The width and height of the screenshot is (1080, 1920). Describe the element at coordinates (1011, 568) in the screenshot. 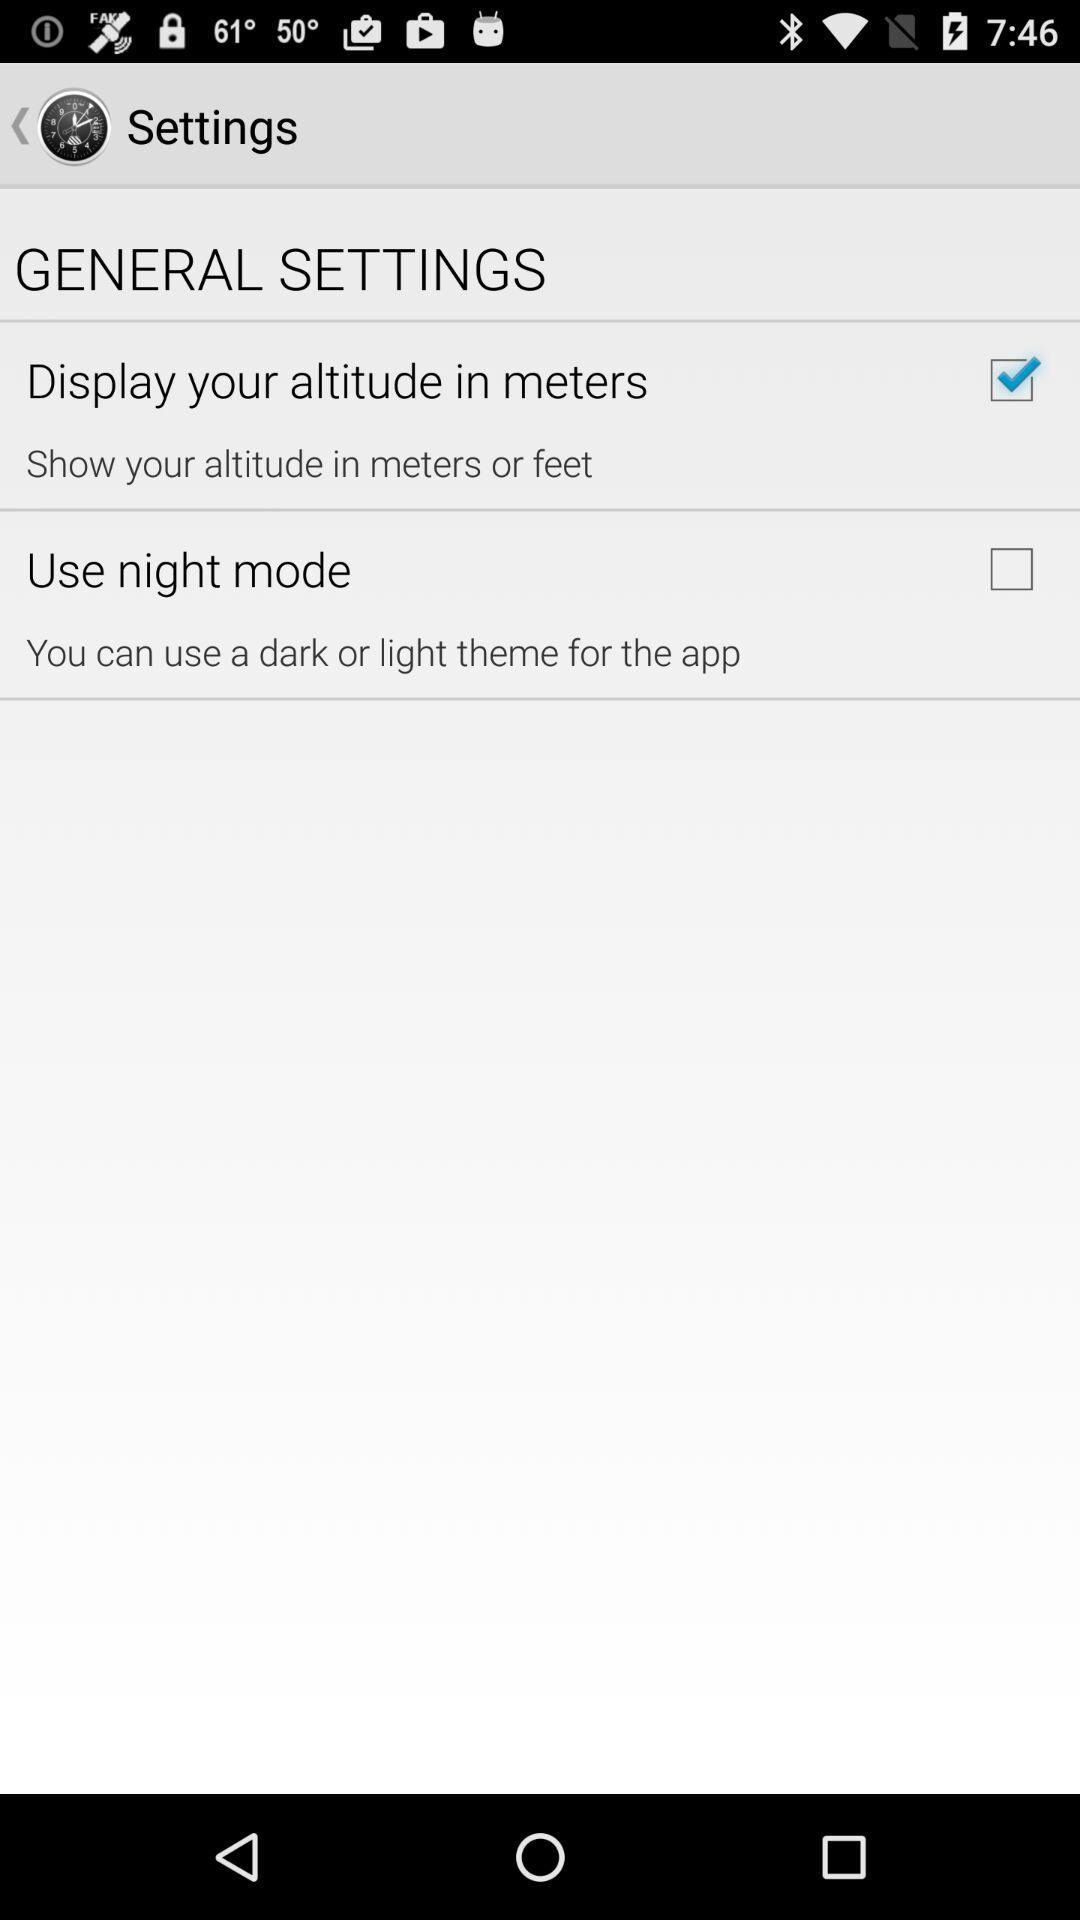

I see `option` at that location.